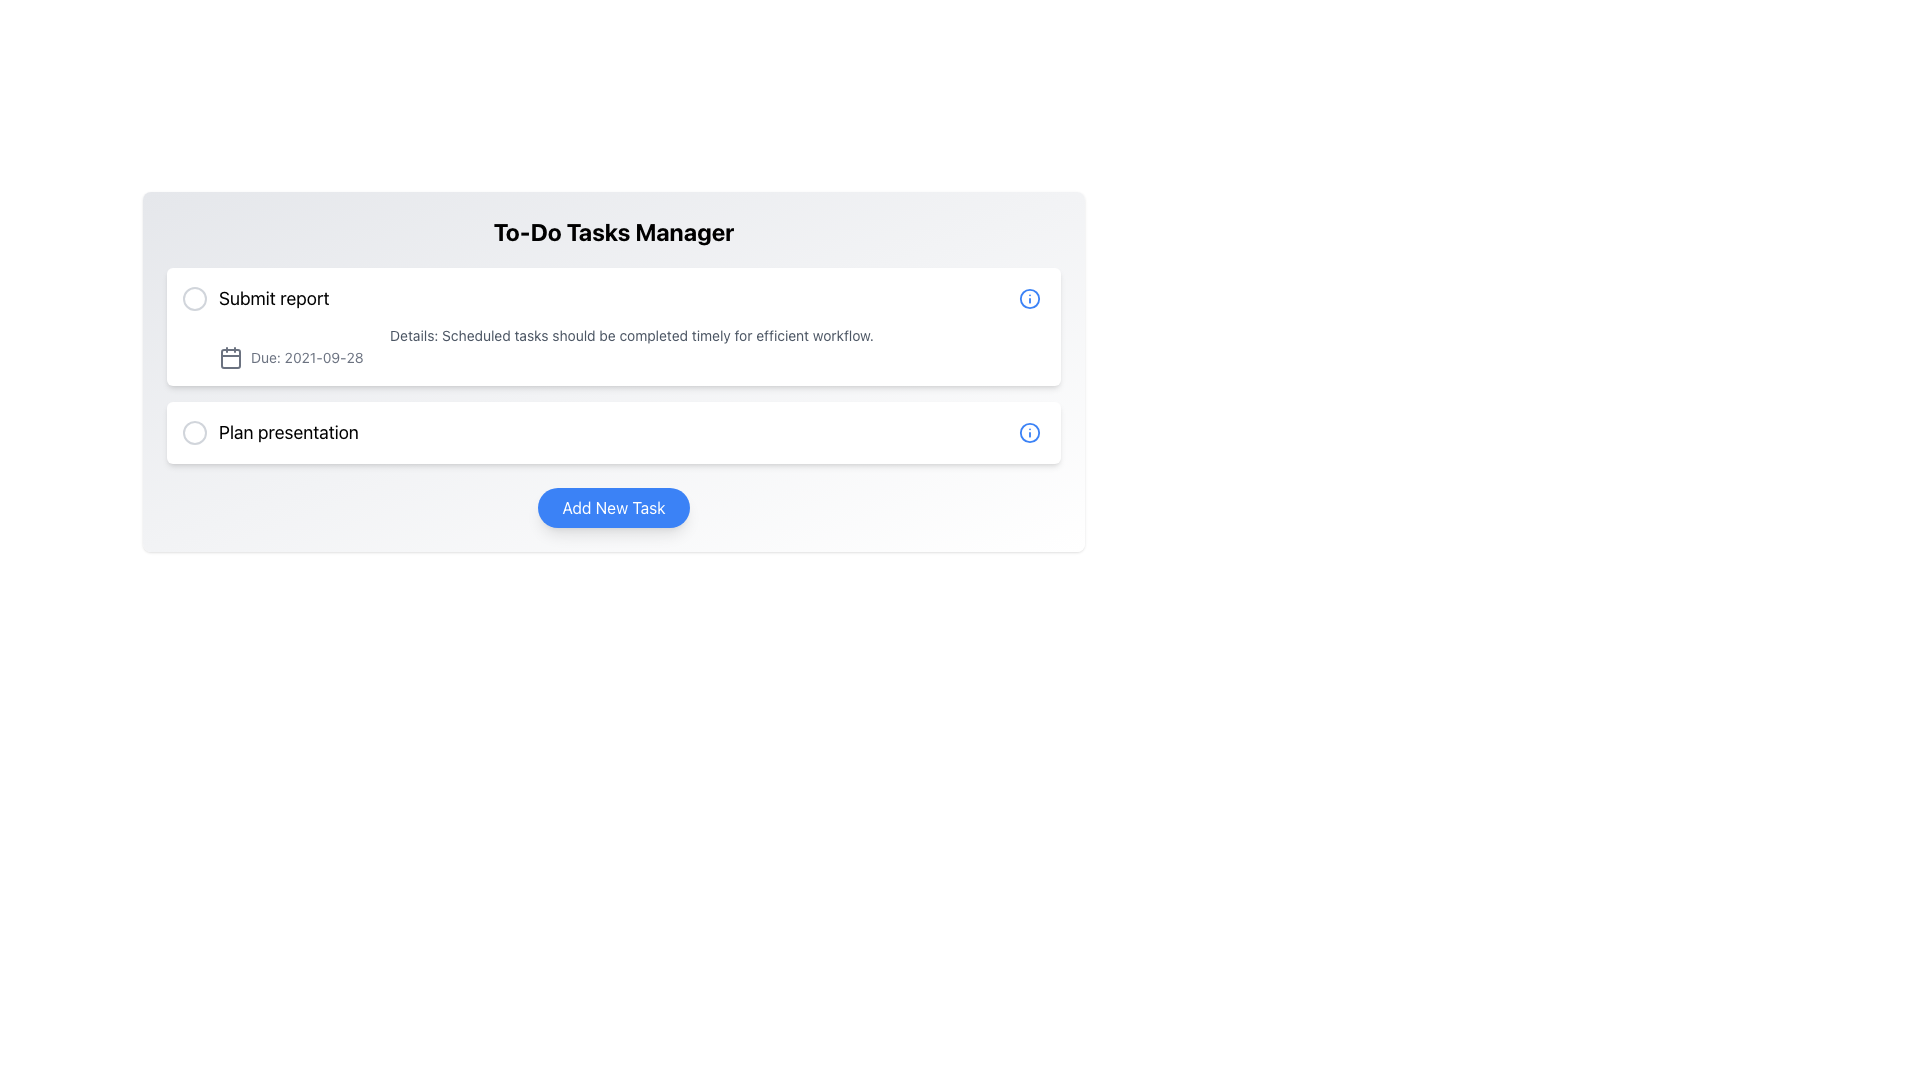  I want to click on the text label associated with a task item, so click(287, 431).